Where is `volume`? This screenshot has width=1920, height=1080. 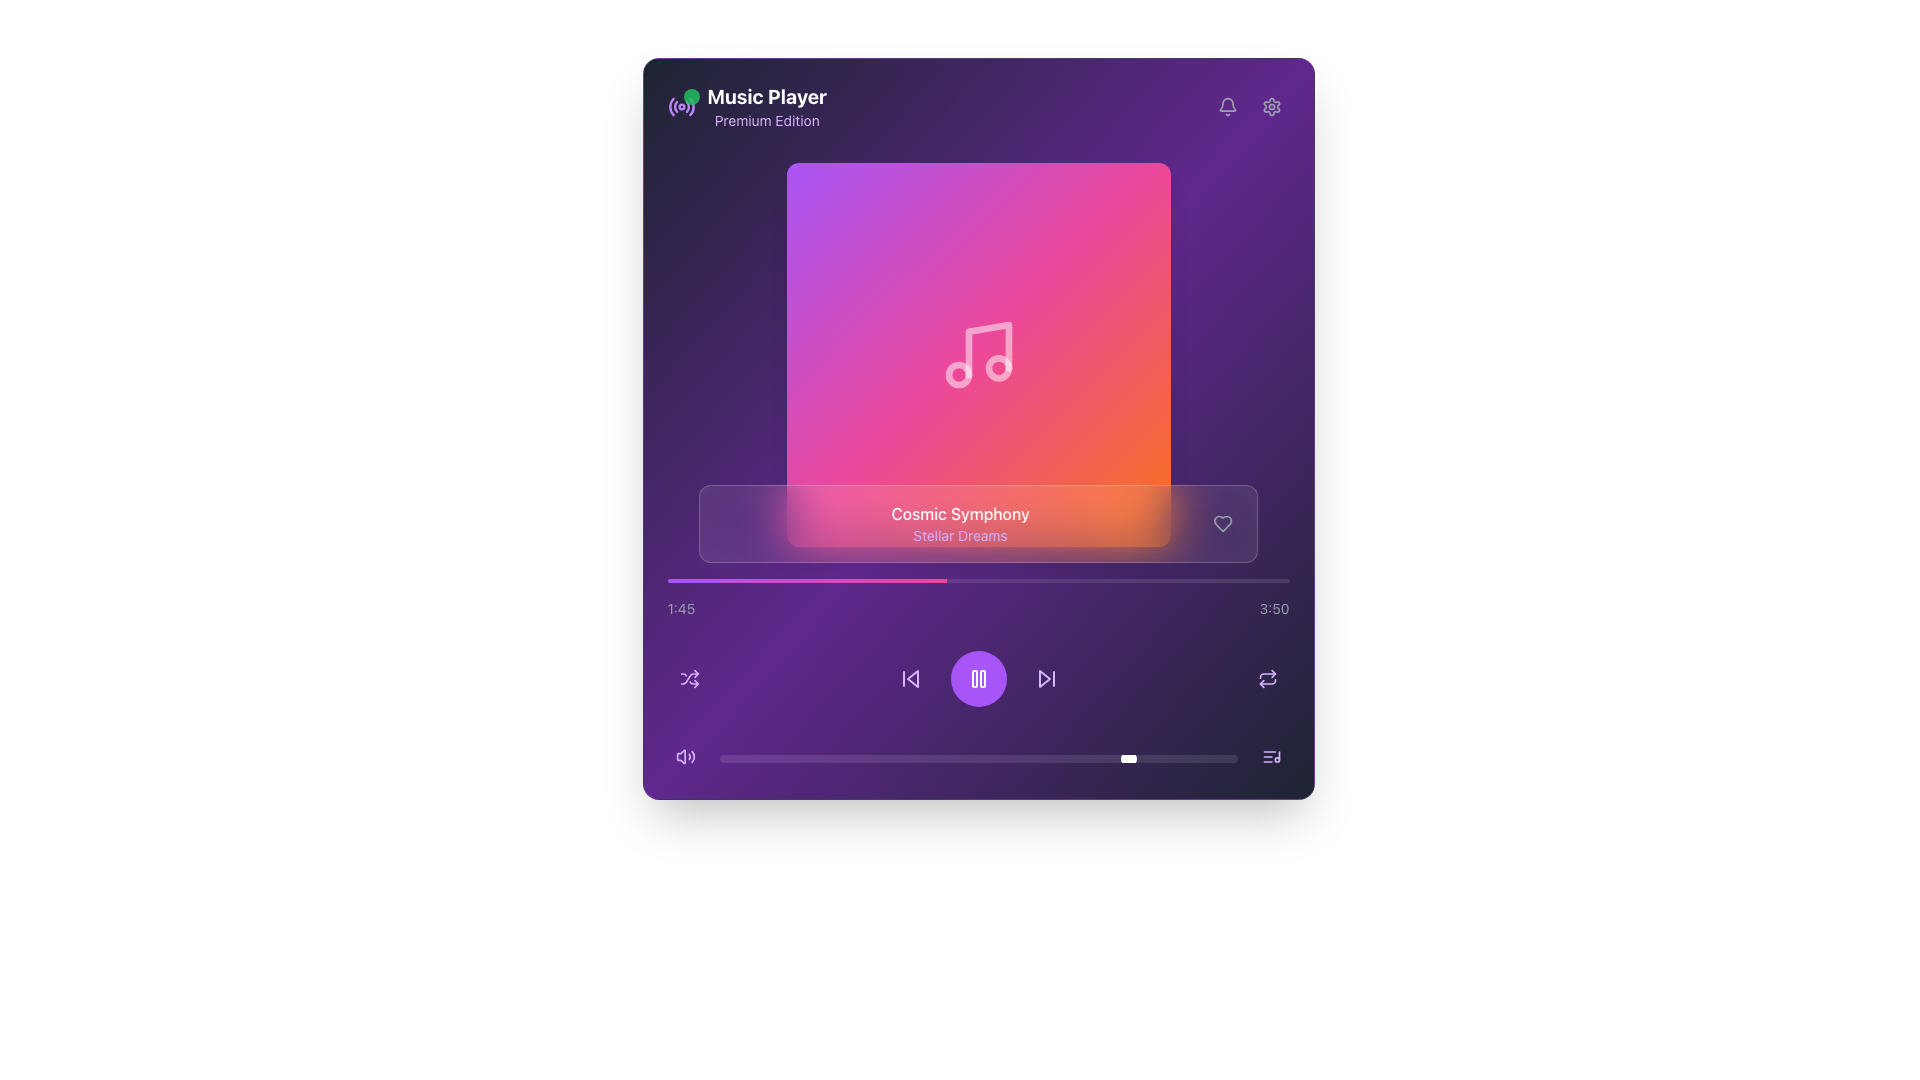 volume is located at coordinates (1081, 759).